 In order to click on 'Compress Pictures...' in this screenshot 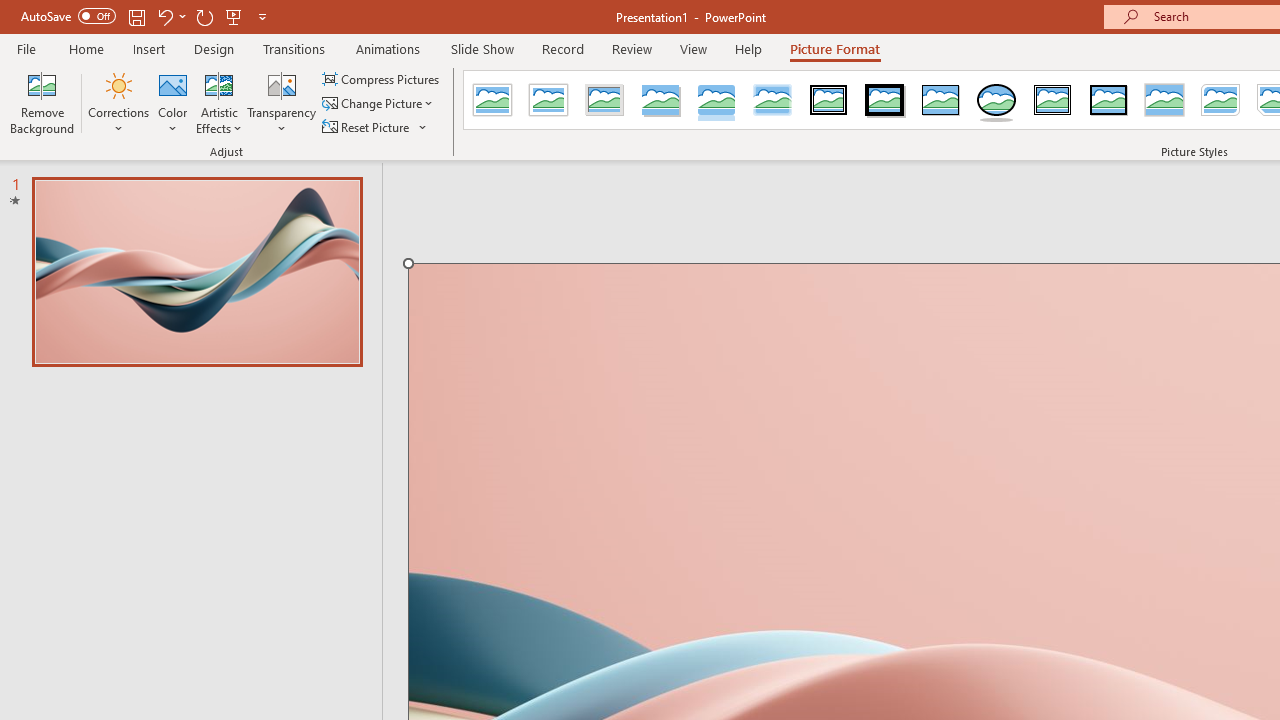, I will do `click(382, 78)`.